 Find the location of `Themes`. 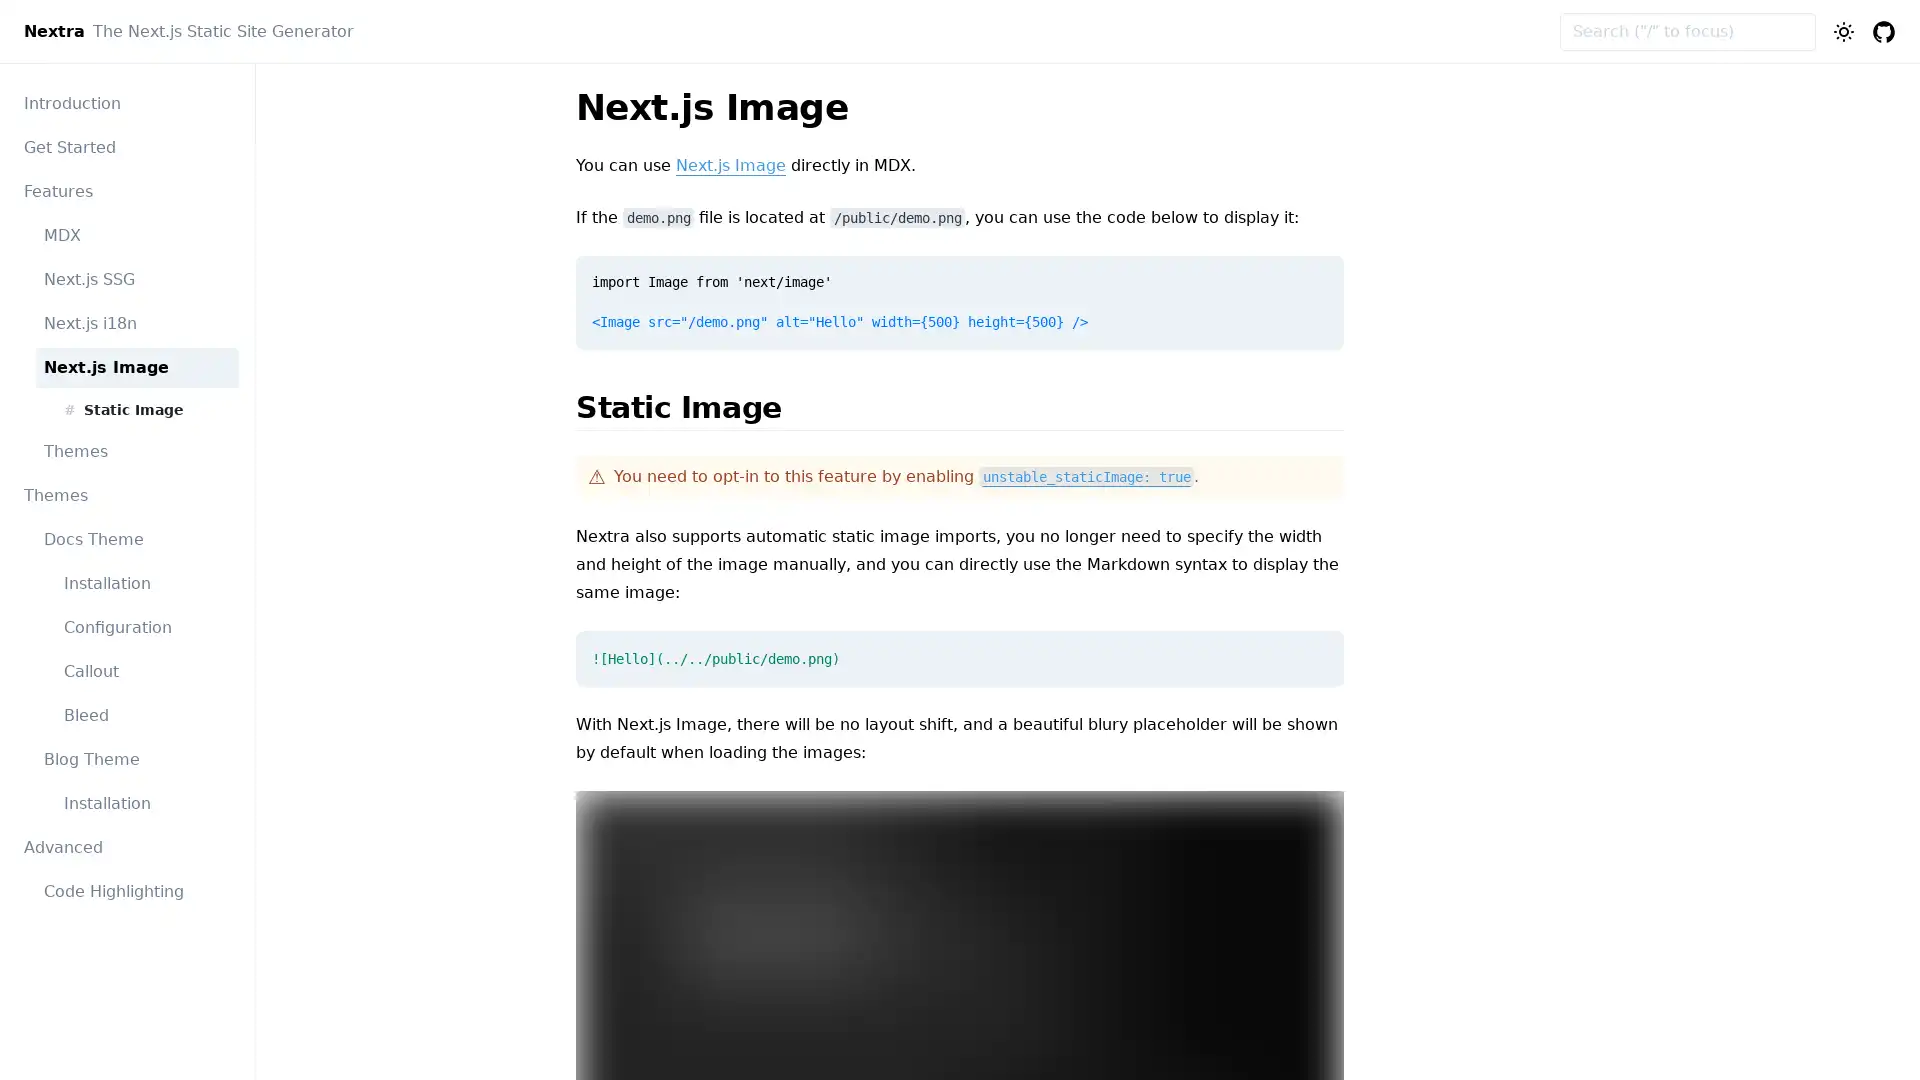

Themes is located at coordinates (126, 495).